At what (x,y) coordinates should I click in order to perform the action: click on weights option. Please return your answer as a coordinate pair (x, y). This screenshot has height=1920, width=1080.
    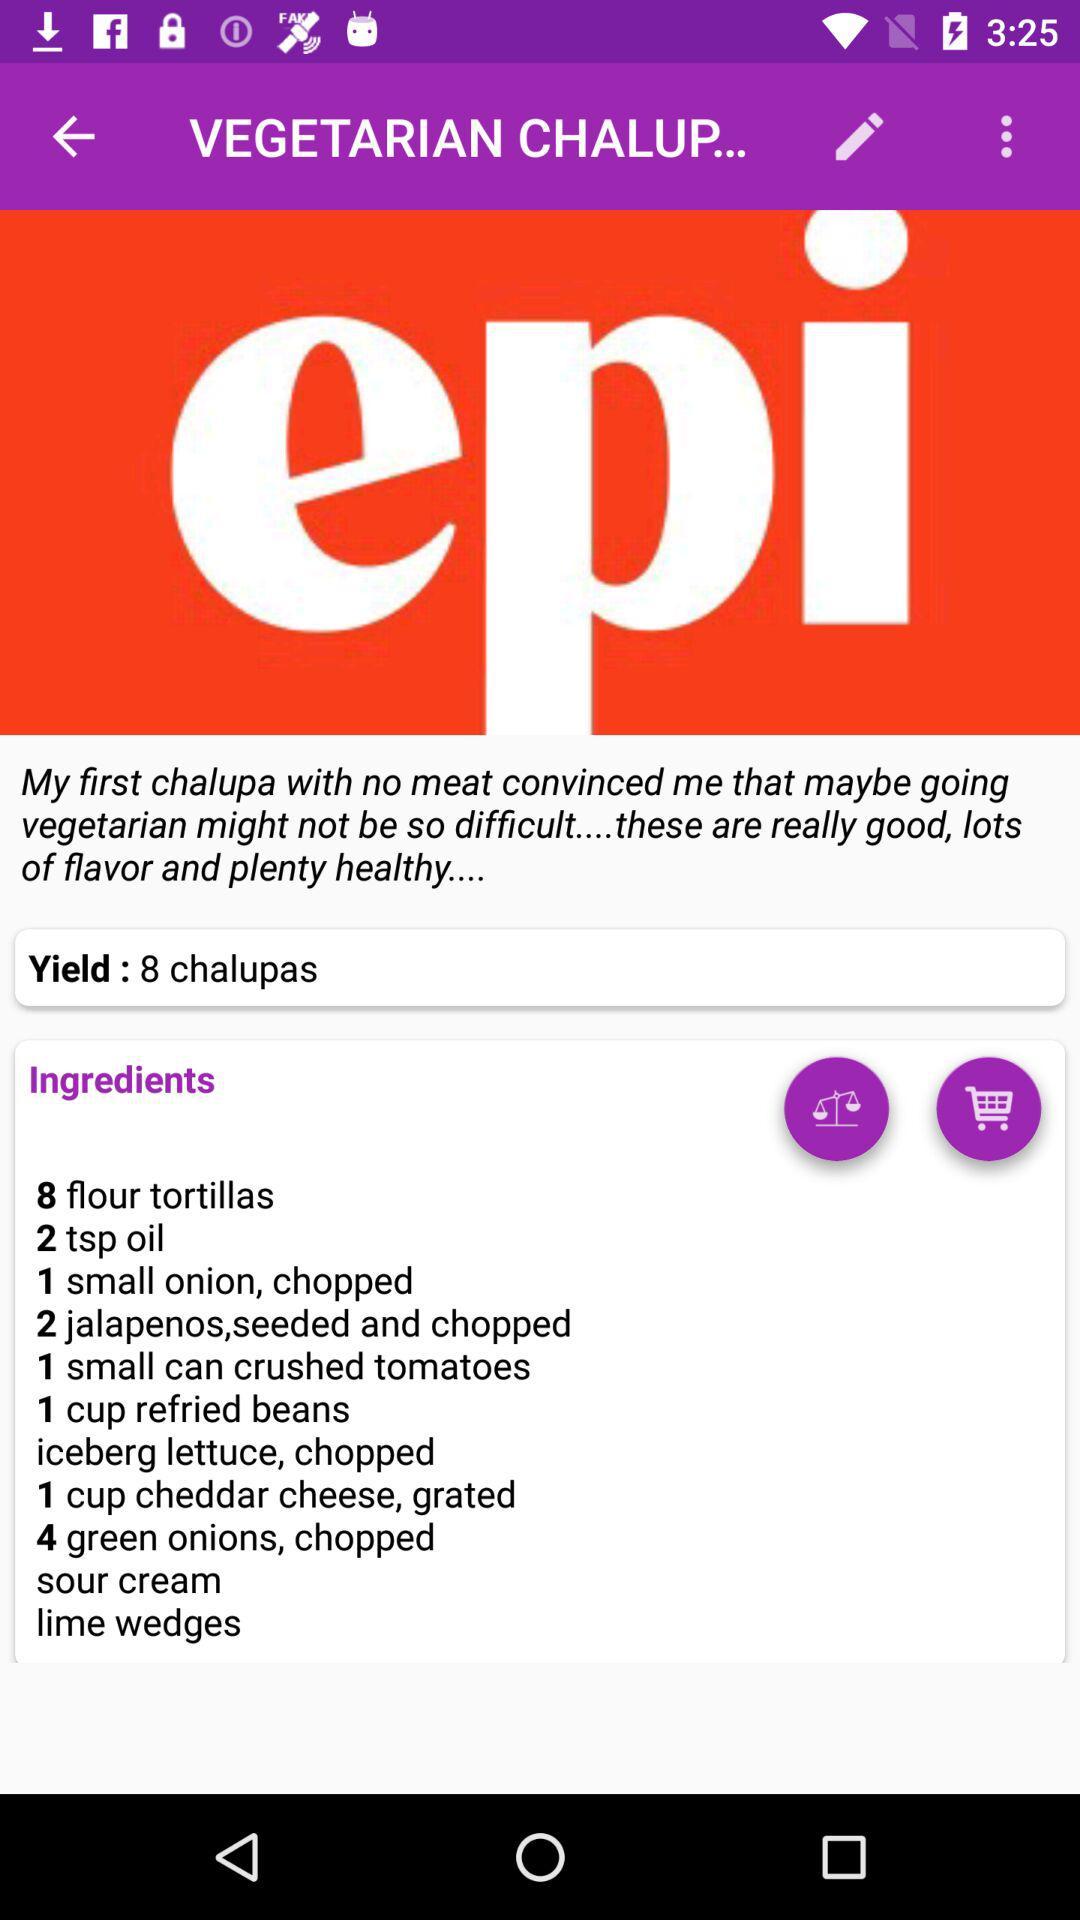
    Looking at the image, I should click on (836, 1115).